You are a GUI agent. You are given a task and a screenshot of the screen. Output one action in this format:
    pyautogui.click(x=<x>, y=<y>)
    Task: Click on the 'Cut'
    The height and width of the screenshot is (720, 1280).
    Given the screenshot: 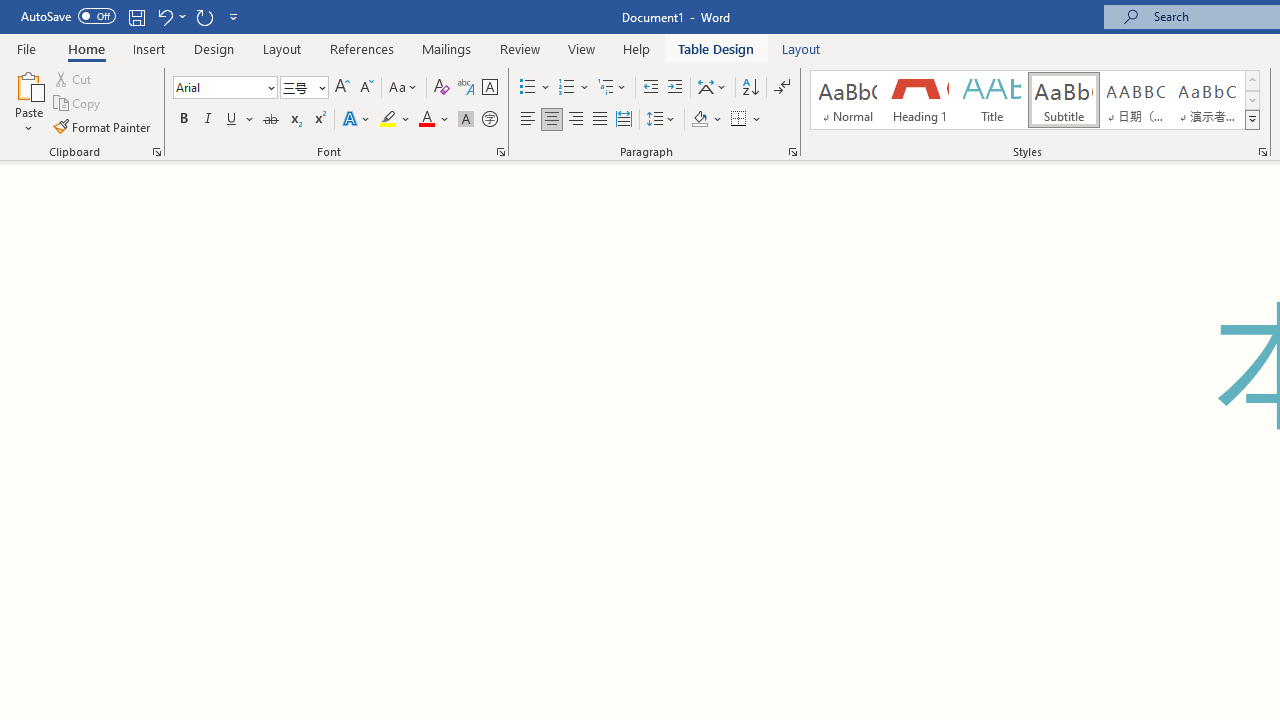 What is the action you would take?
    pyautogui.click(x=74, y=78)
    